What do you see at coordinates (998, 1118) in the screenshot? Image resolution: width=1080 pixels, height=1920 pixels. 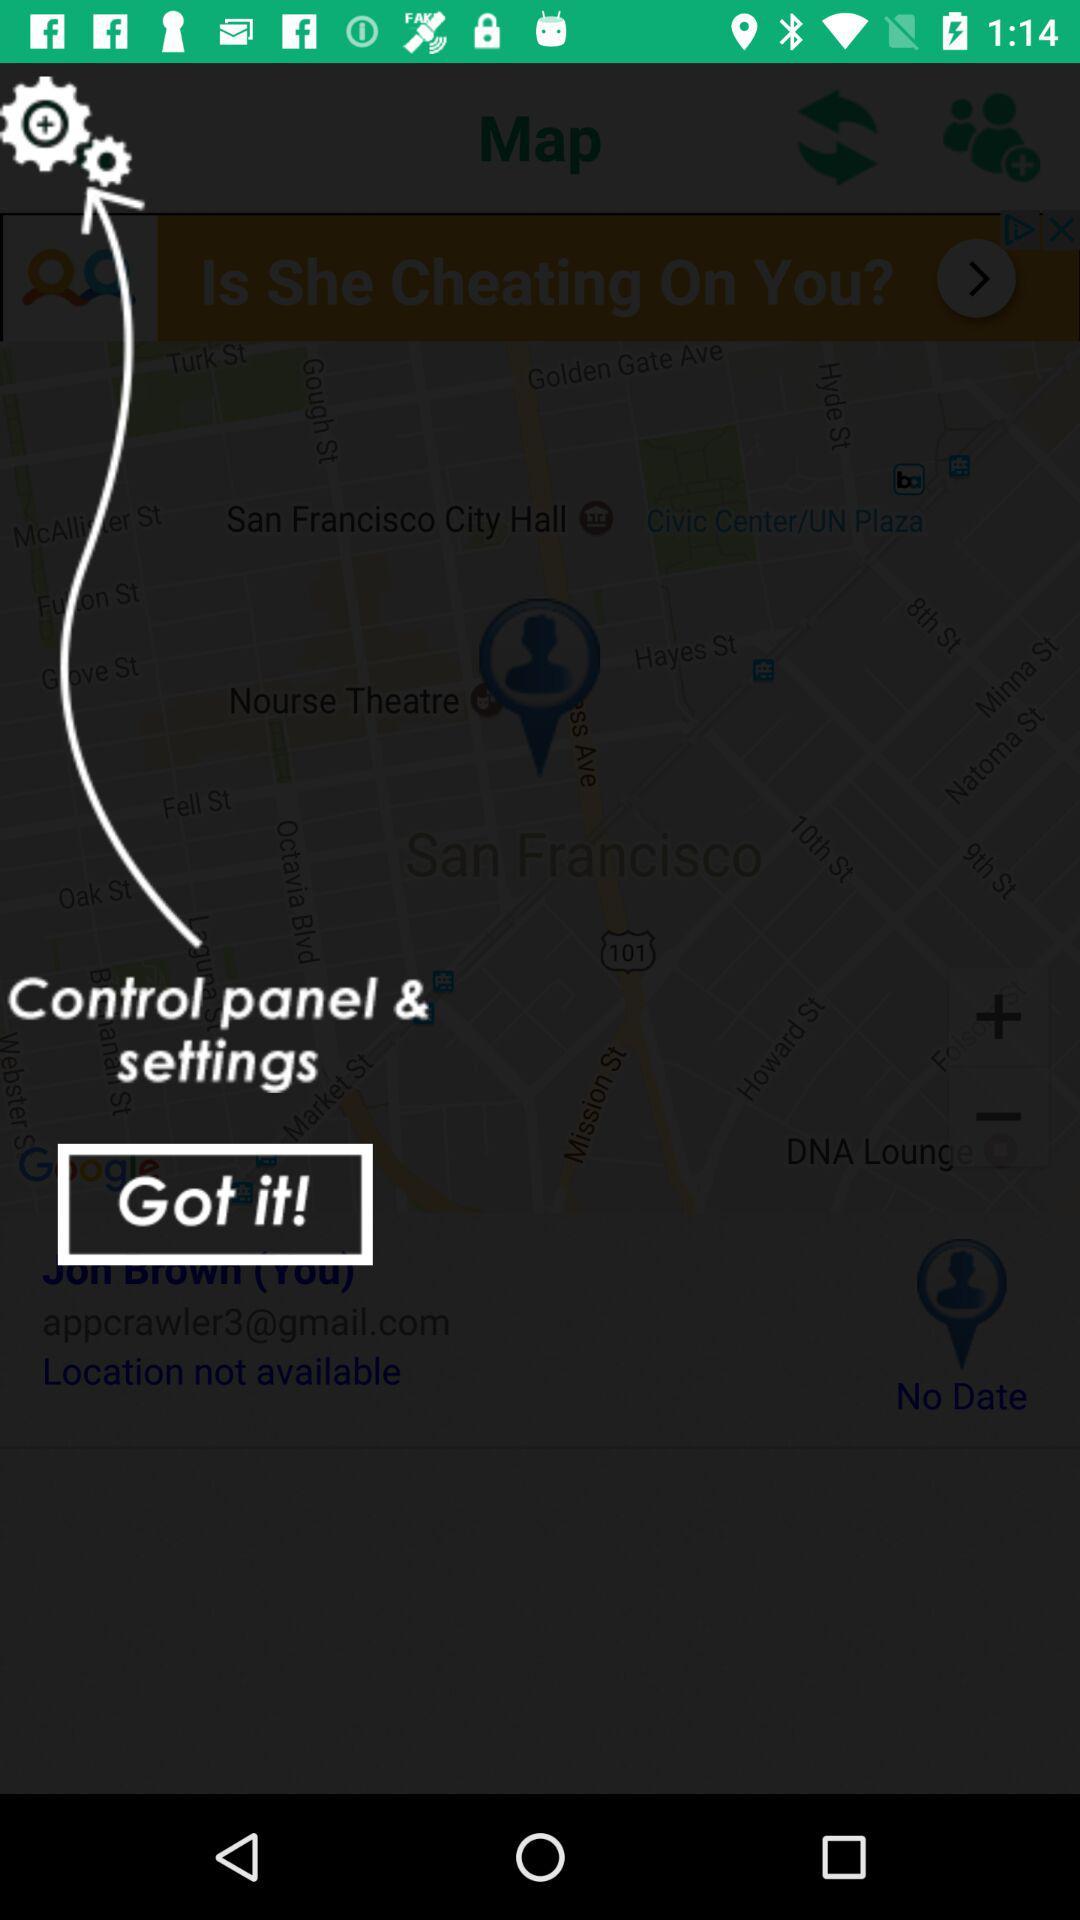 I see `the minus icon` at bounding box center [998, 1118].